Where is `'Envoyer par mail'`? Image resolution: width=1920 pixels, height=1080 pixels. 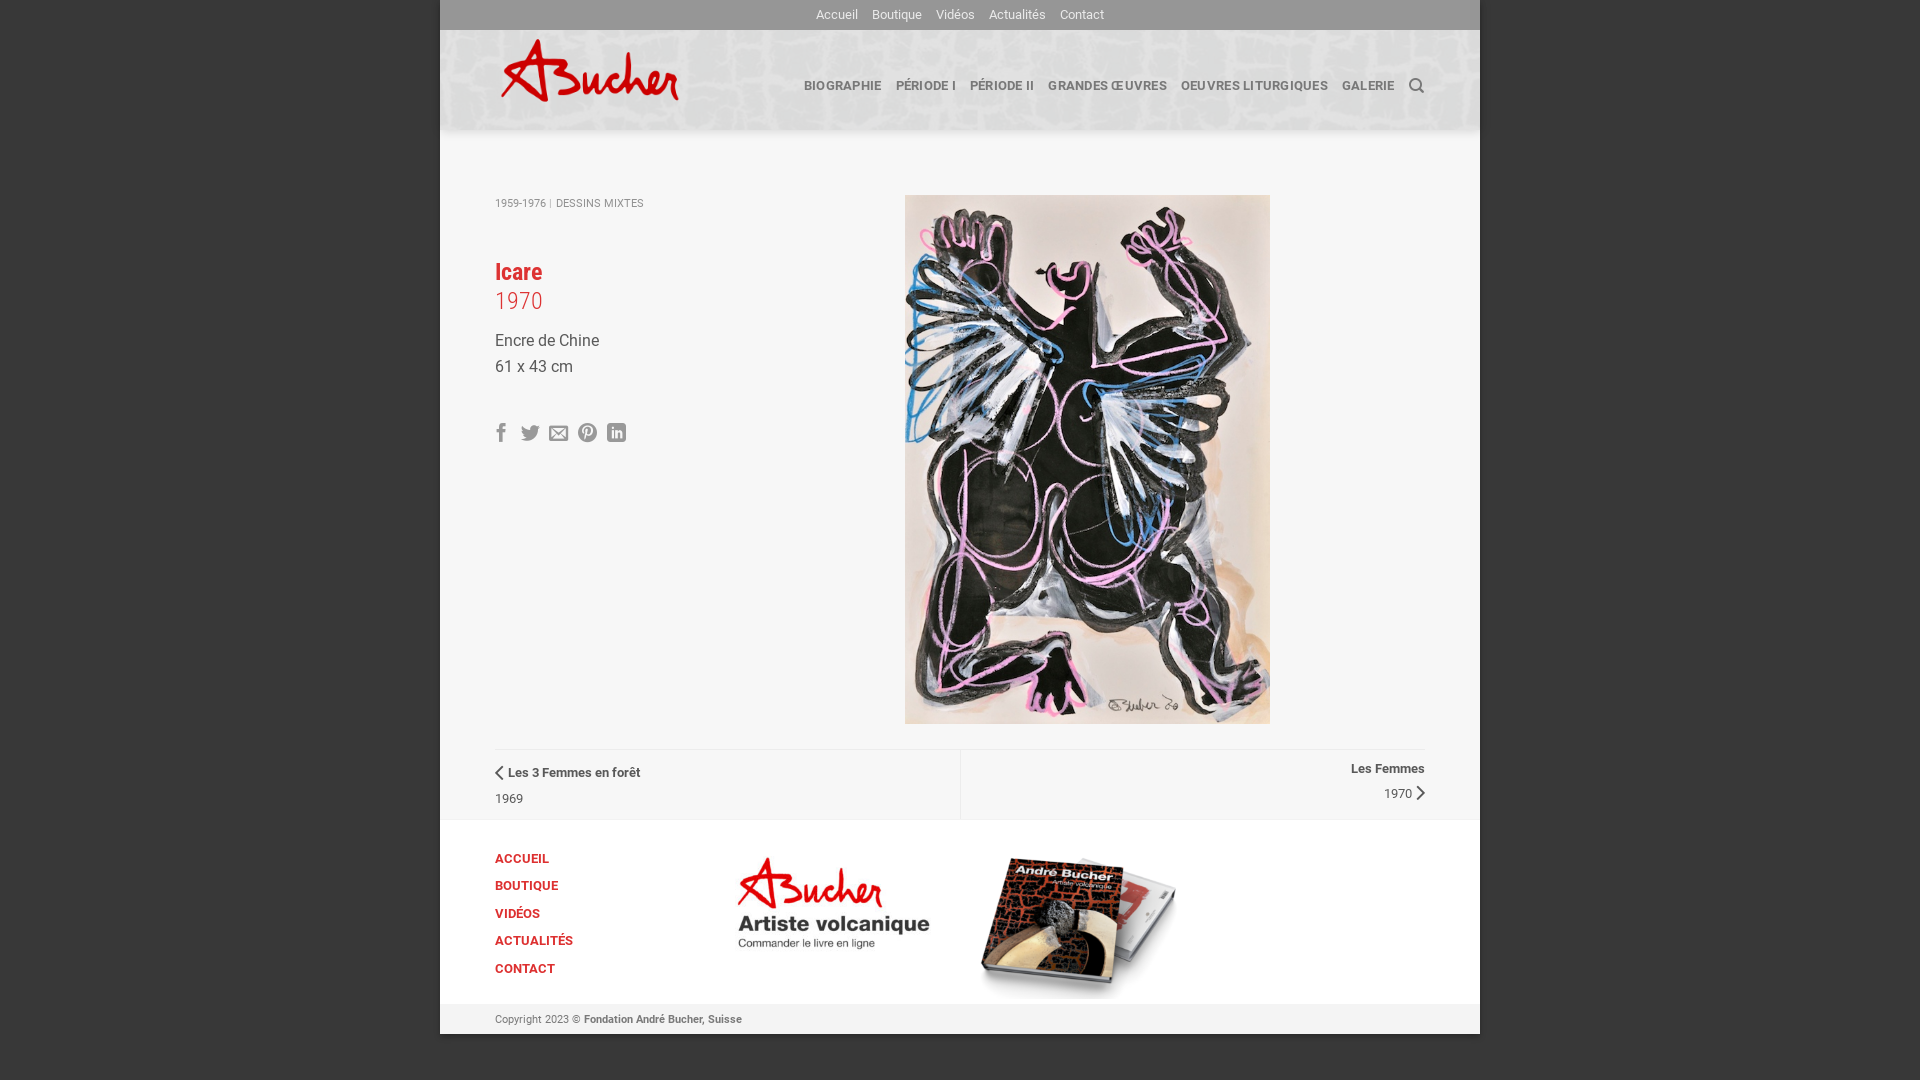 'Envoyer par mail' is located at coordinates (548, 433).